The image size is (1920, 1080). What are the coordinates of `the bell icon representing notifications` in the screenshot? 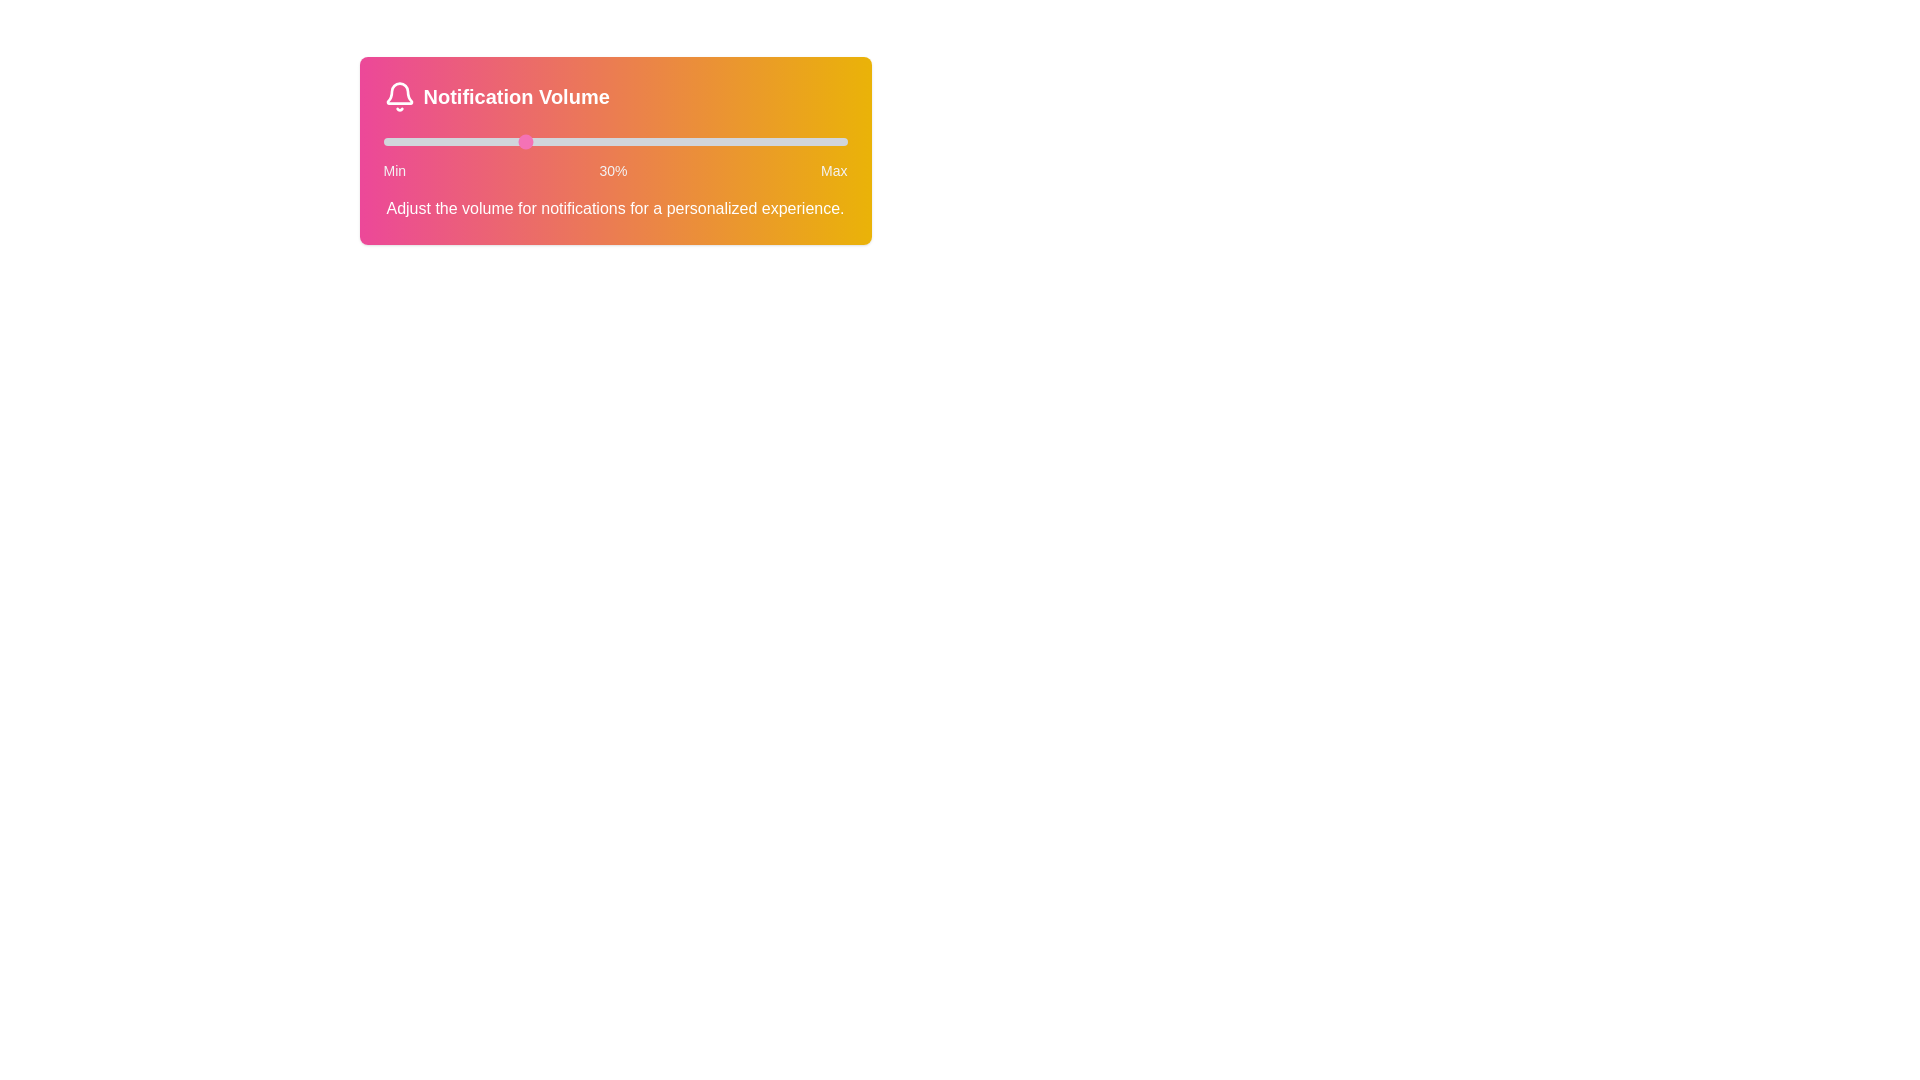 It's located at (399, 96).